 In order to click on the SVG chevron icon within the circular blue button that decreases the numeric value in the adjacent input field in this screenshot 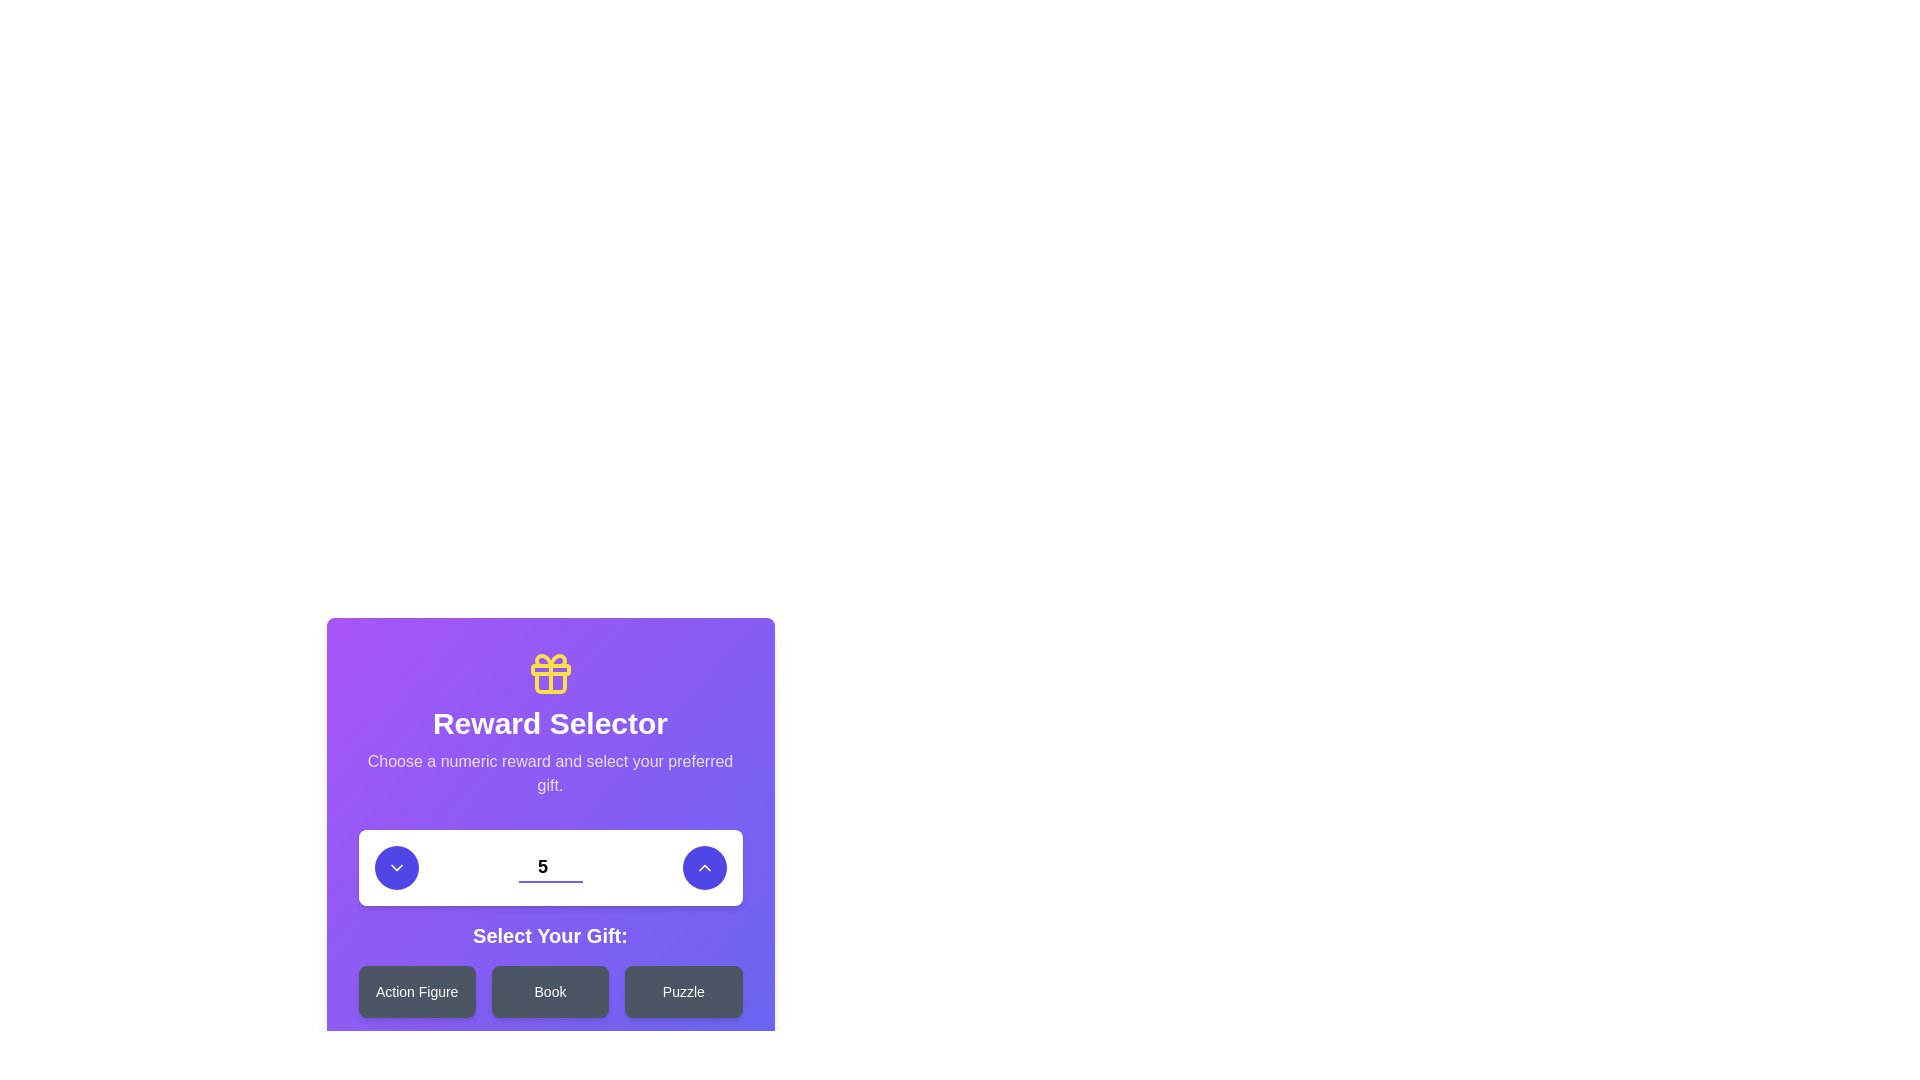, I will do `click(396, 866)`.